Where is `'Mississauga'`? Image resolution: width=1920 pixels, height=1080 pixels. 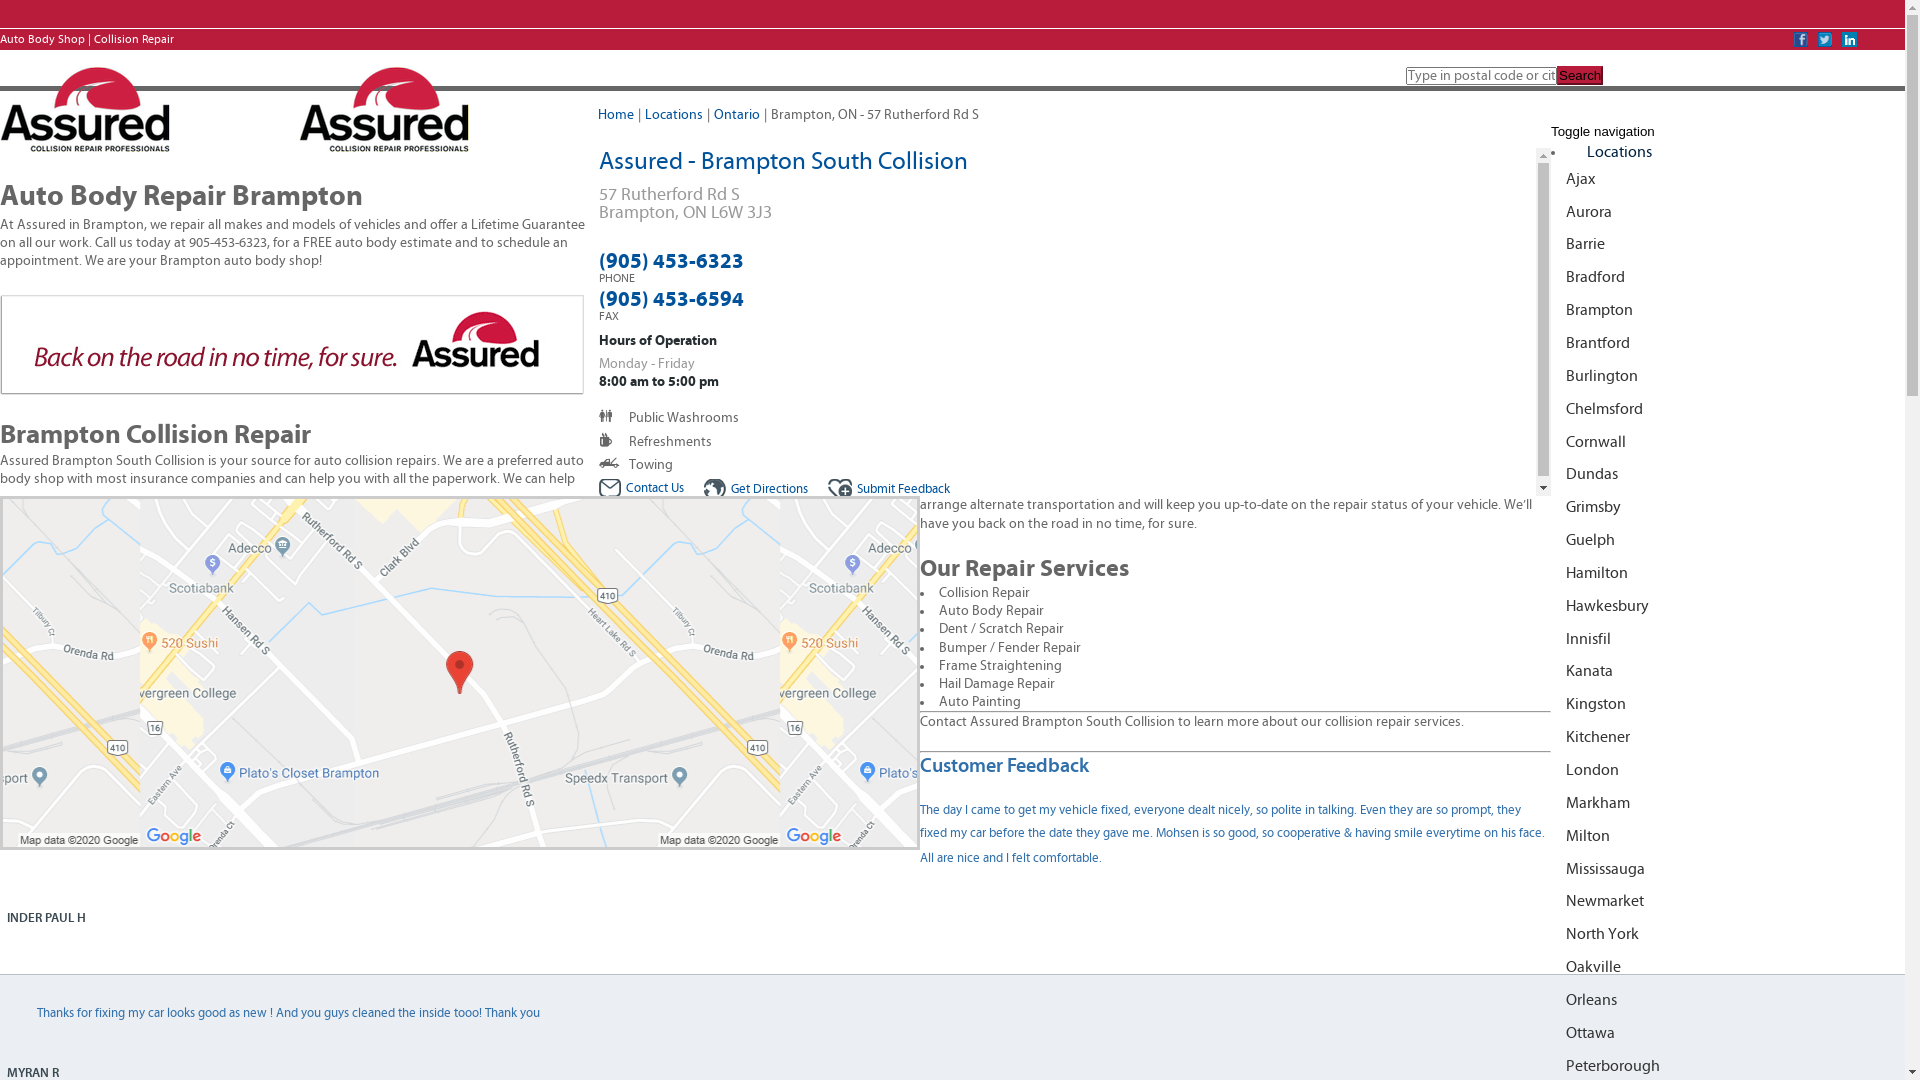 'Mississauga' is located at coordinates (1549, 867).